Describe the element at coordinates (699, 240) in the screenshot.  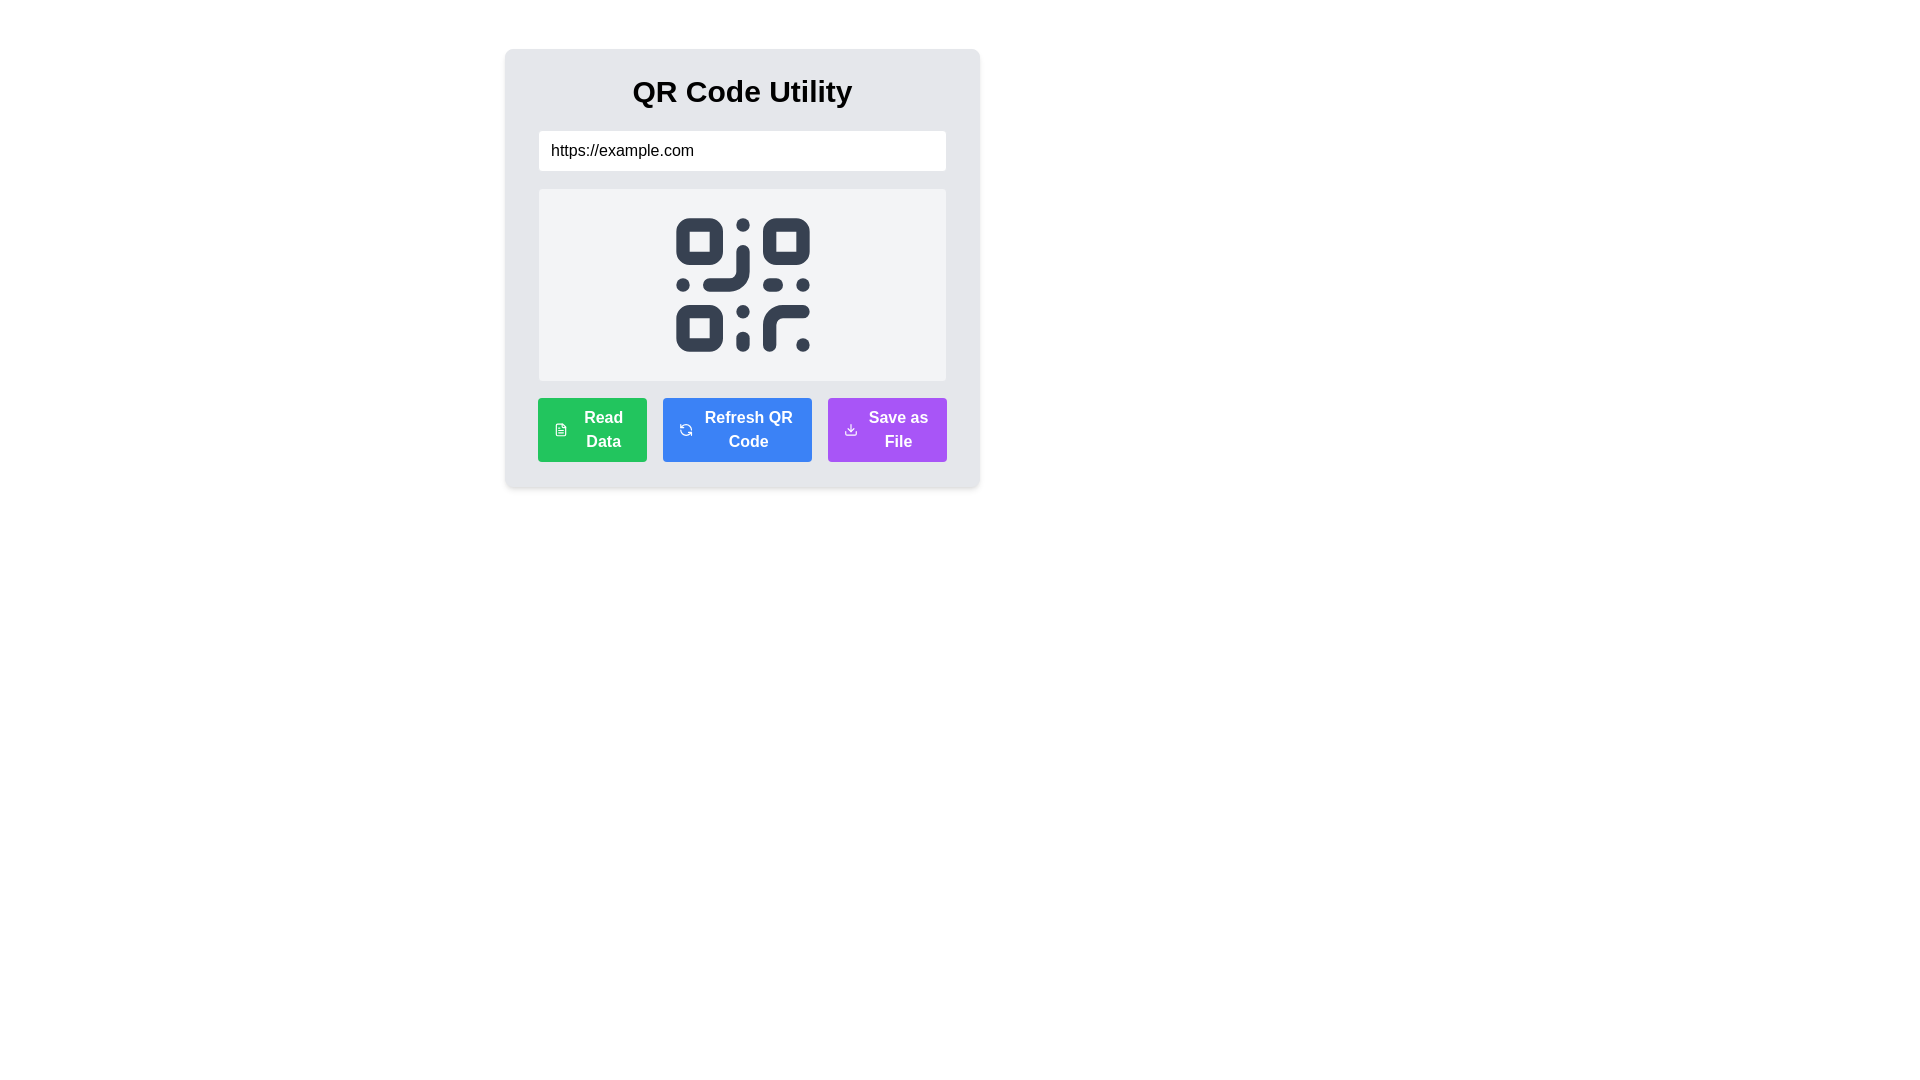
I see `the small rectangular block with rounded corners located at the top-left corner of the QR code structure for debugging purposes` at that location.